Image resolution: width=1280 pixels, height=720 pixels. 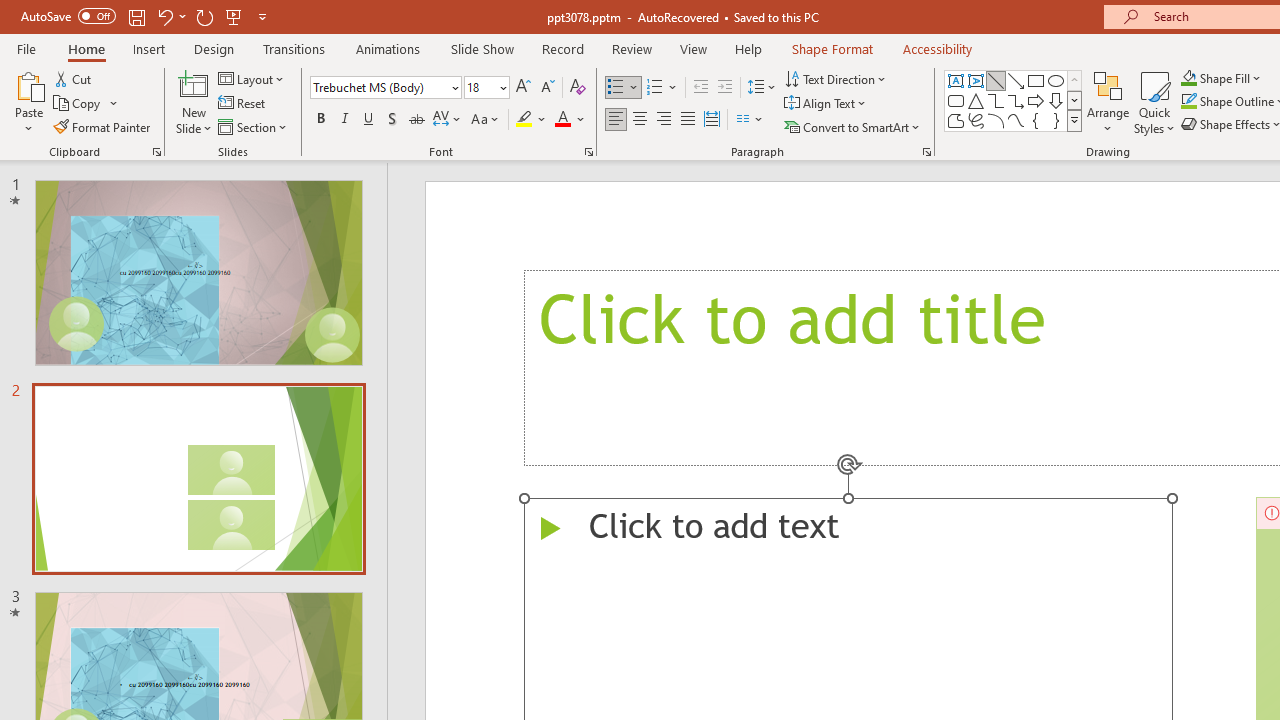 I want to click on 'Oval', so click(x=1055, y=80).